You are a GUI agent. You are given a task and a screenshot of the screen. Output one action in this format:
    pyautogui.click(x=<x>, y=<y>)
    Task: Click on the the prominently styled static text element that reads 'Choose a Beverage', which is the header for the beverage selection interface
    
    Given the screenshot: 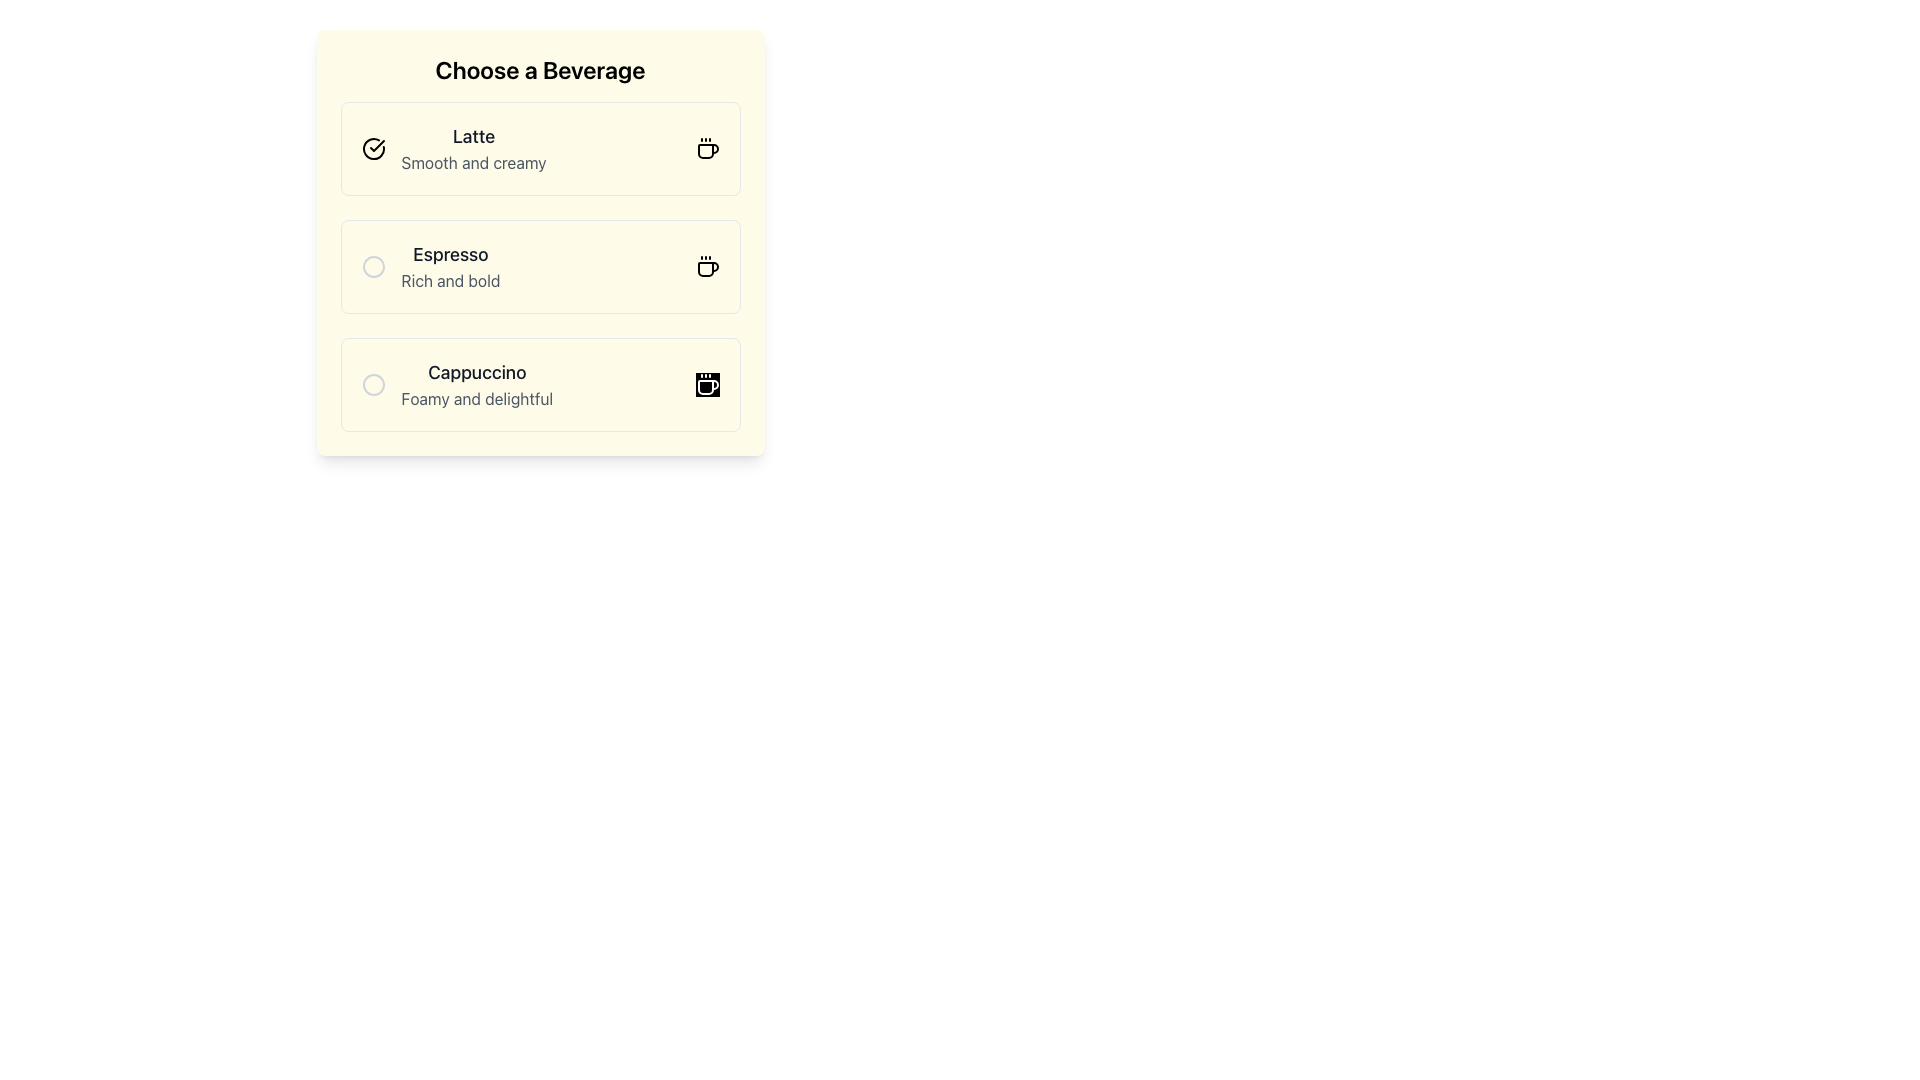 What is the action you would take?
    pyautogui.click(x=540, y=68)
    